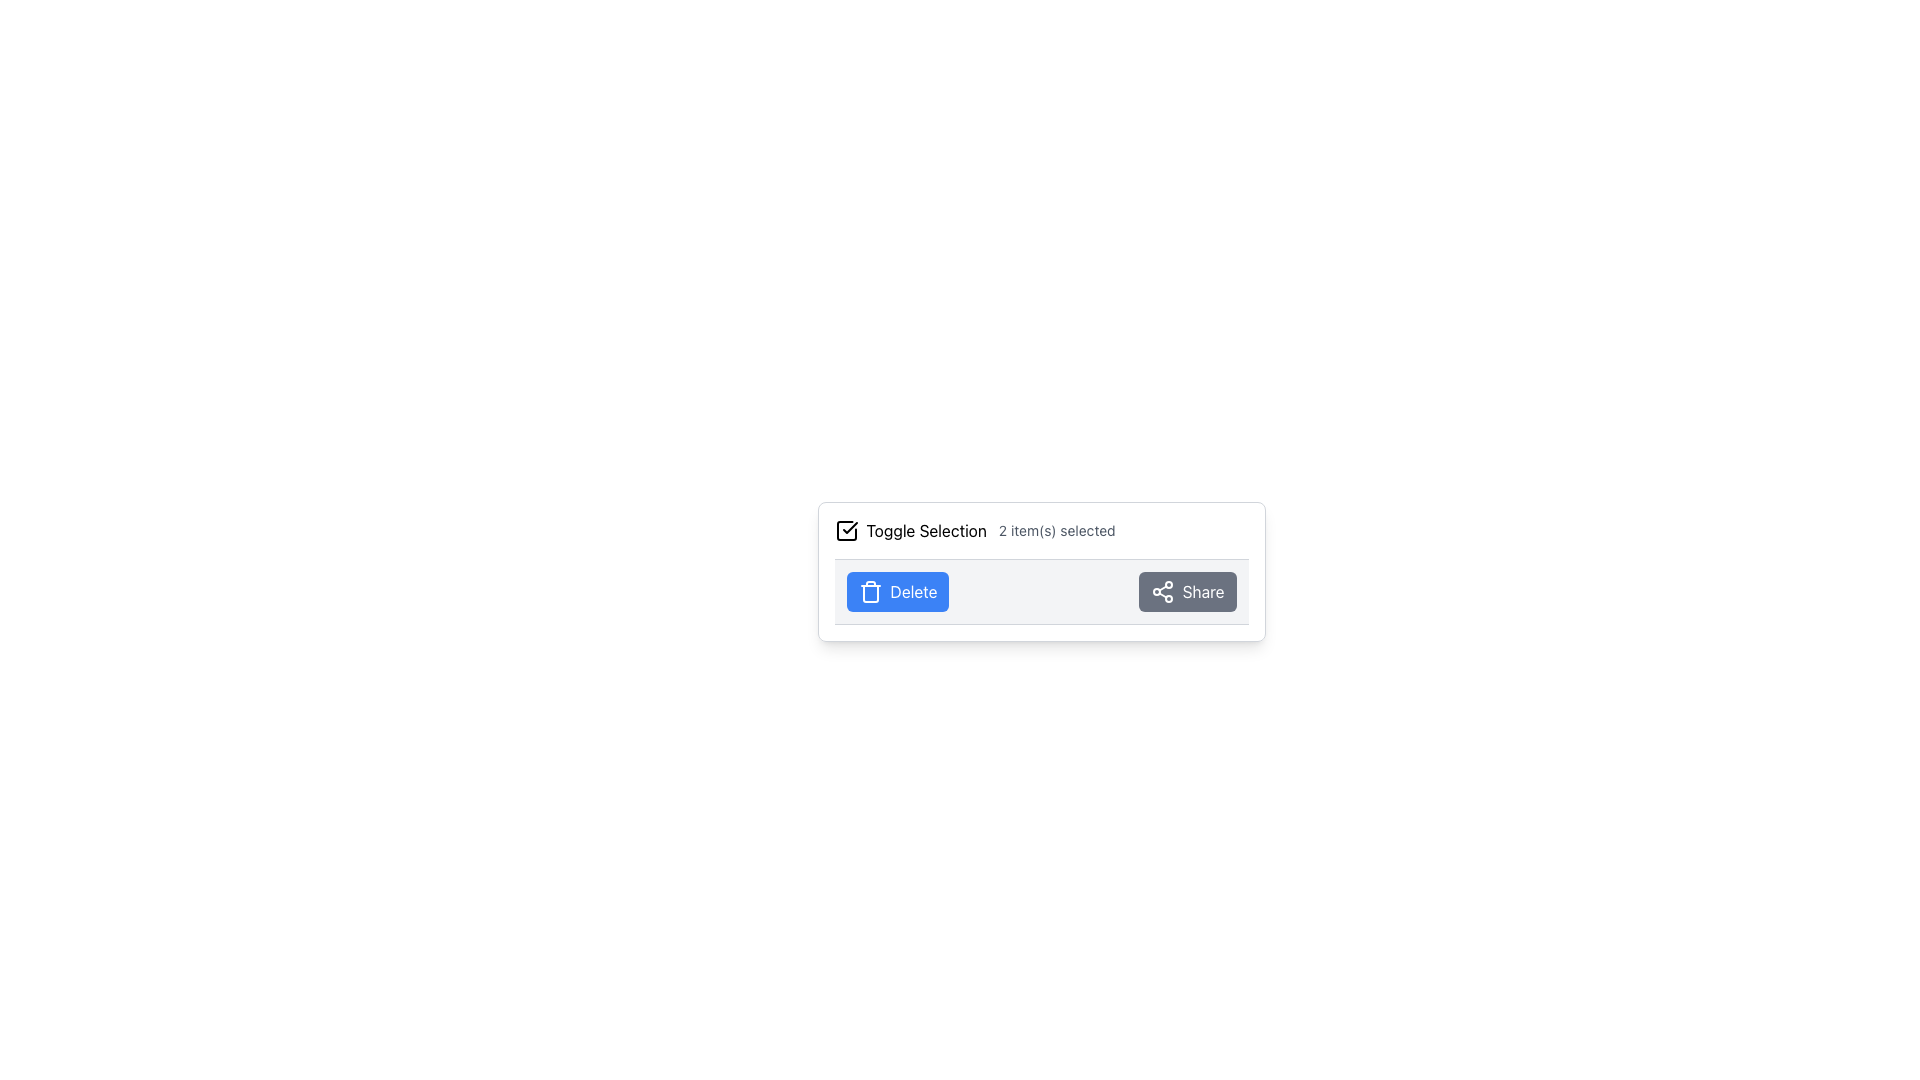 This screenshot has height=1080, width=1920. I want to click on the Text Label that displays the current number of selected items, located to the right of the 'Toggle Selection' label and slightly above the 'Delete' and 'Share' buttons, so click(1056, 530).